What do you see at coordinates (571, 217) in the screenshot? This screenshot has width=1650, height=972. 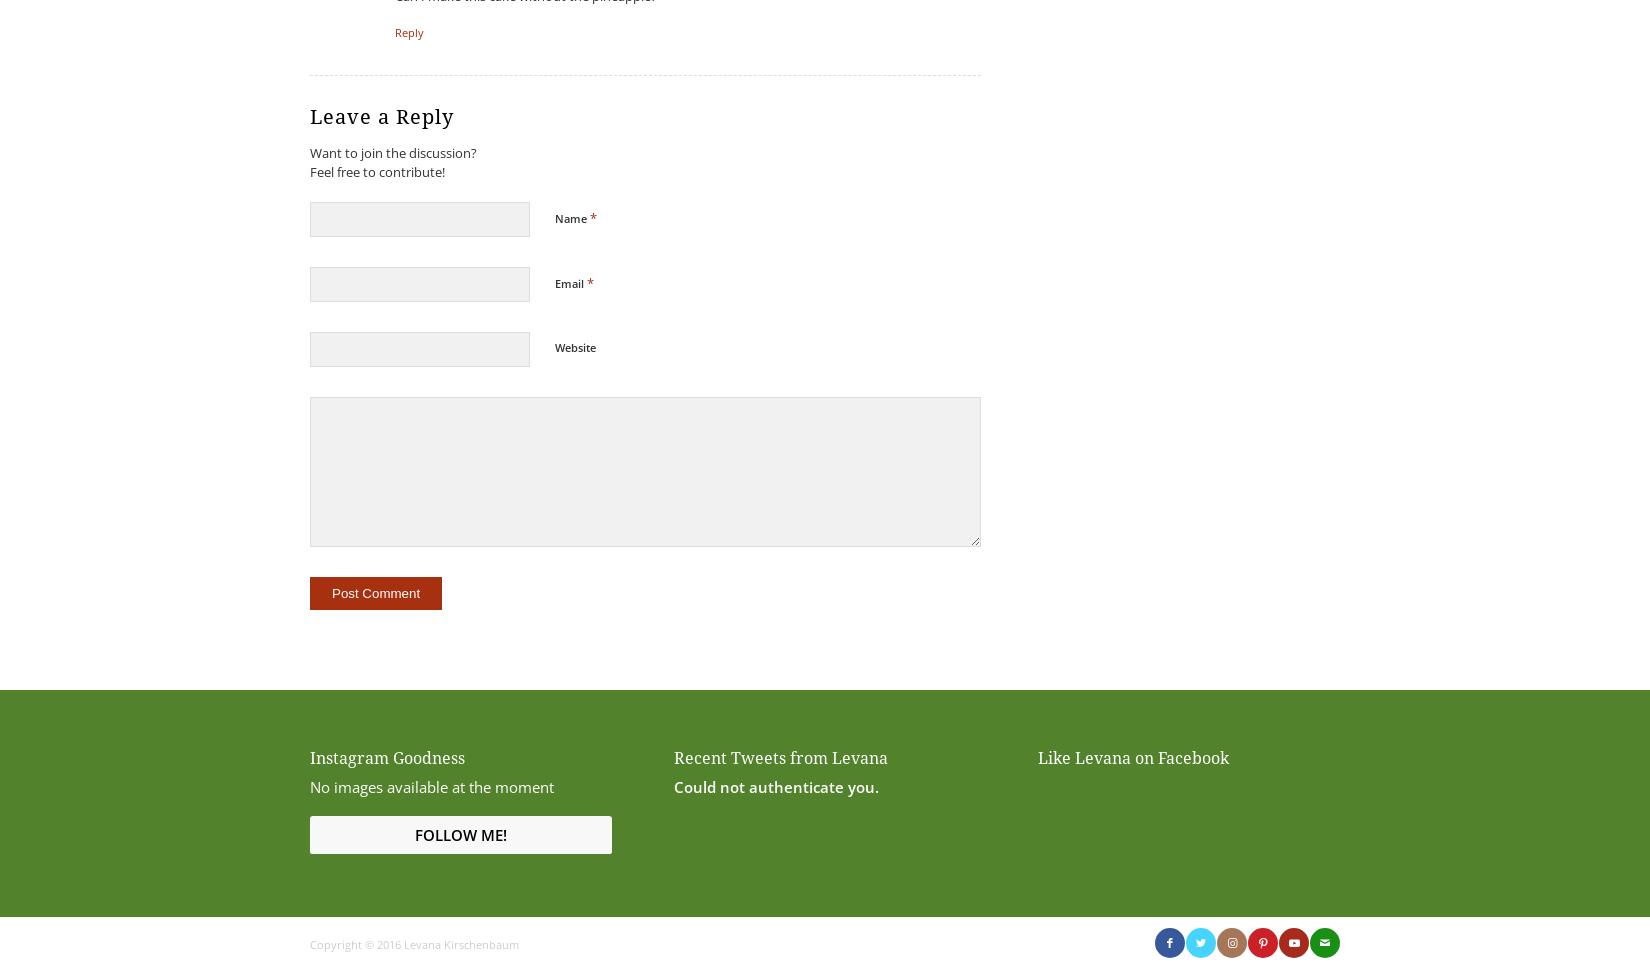 I see `'Name'` at bounding box center [571, 217].